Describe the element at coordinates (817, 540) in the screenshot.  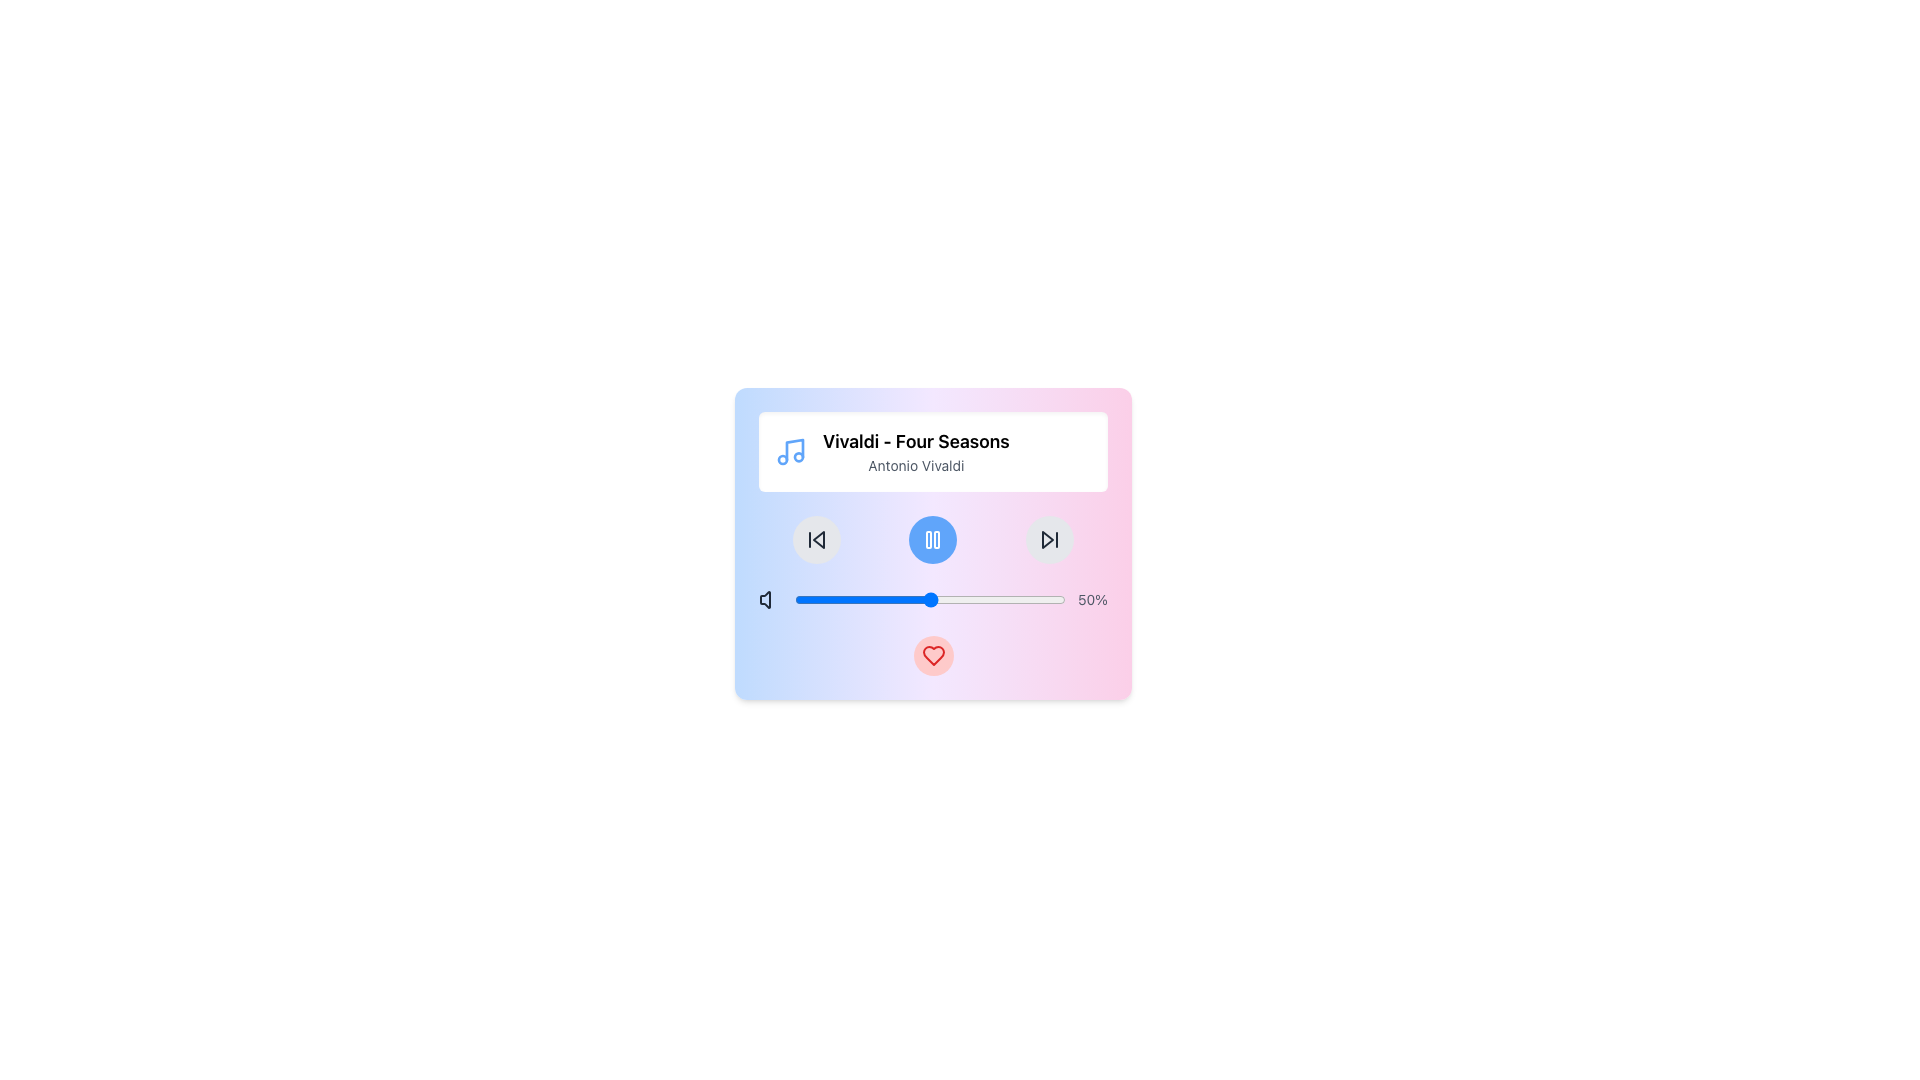
I see `the leftmost circular button in the music control section` at that location.